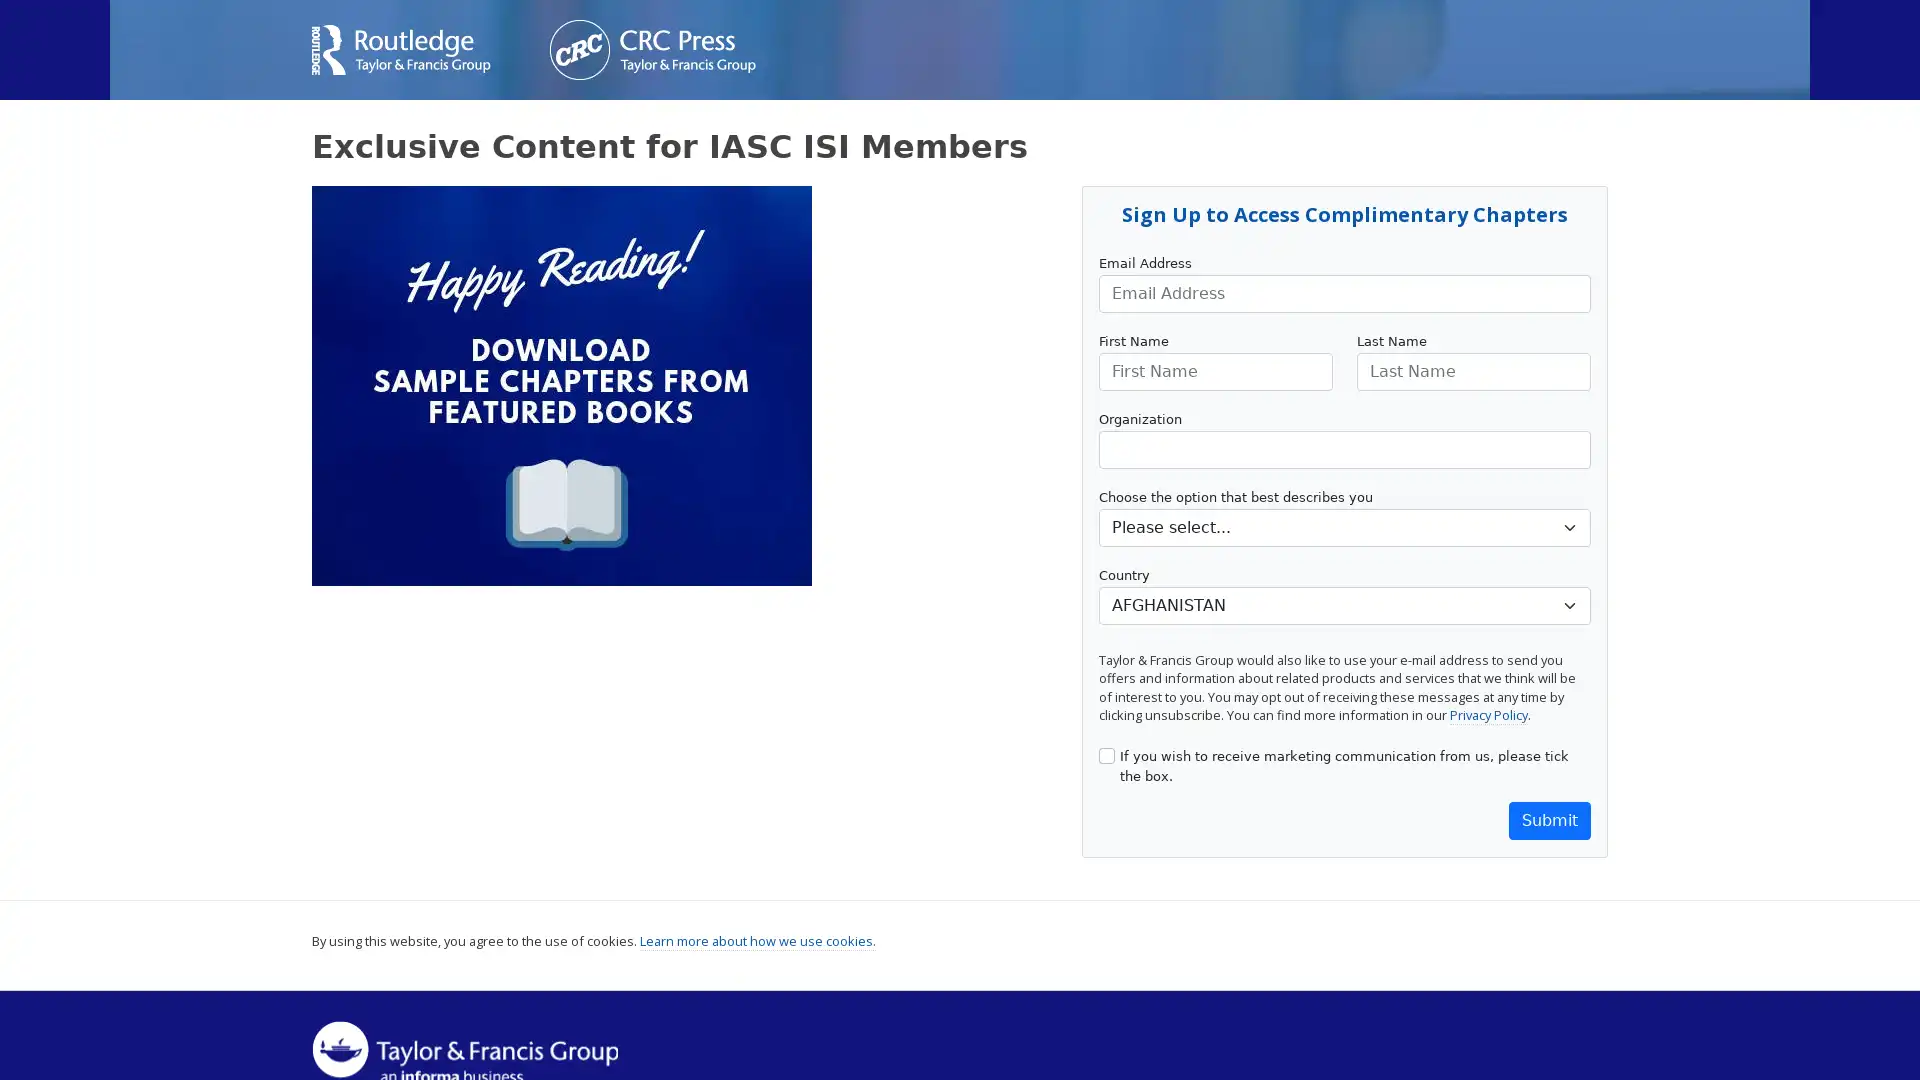  Describe the element at coordinates (1549, 821) in the screenshot. I see `Submit` at that location.